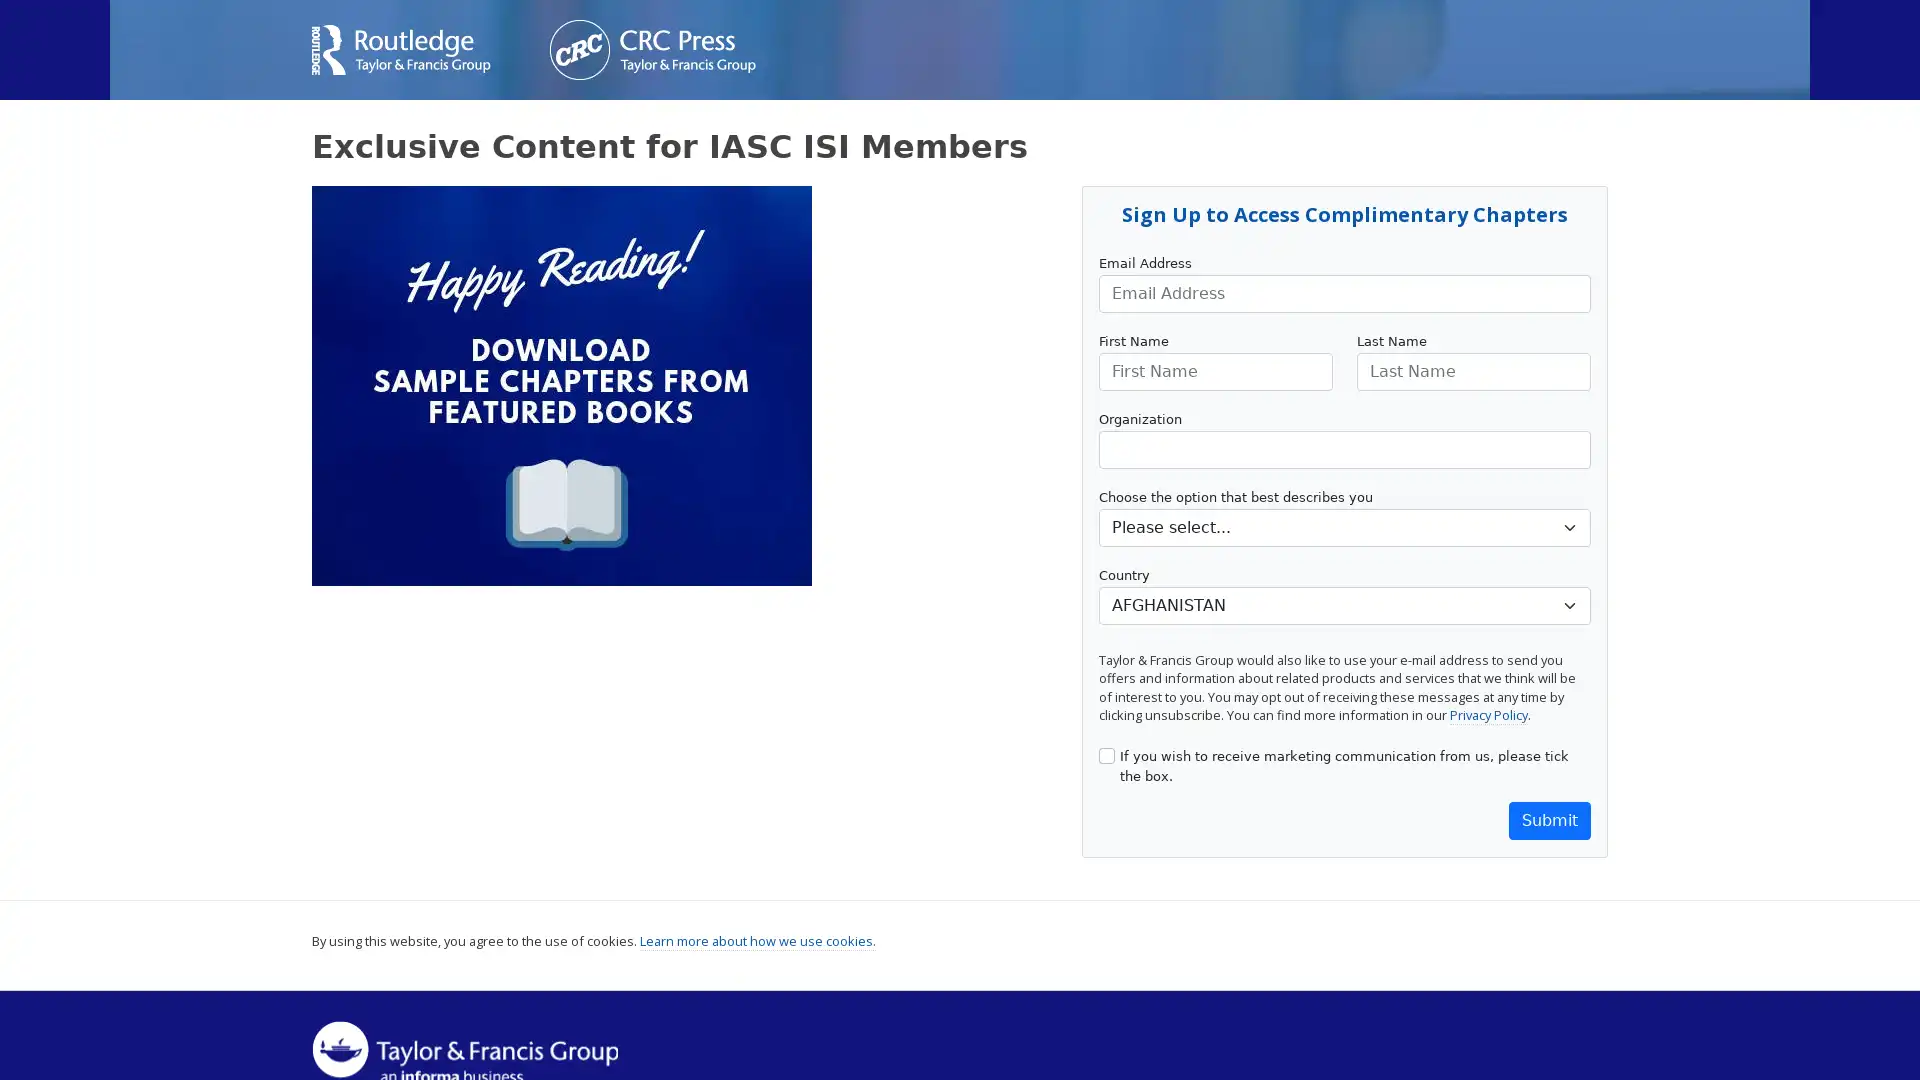  Describe the element at coordinates (1549, 821) in the screenshot. I see `Submit` at that location.